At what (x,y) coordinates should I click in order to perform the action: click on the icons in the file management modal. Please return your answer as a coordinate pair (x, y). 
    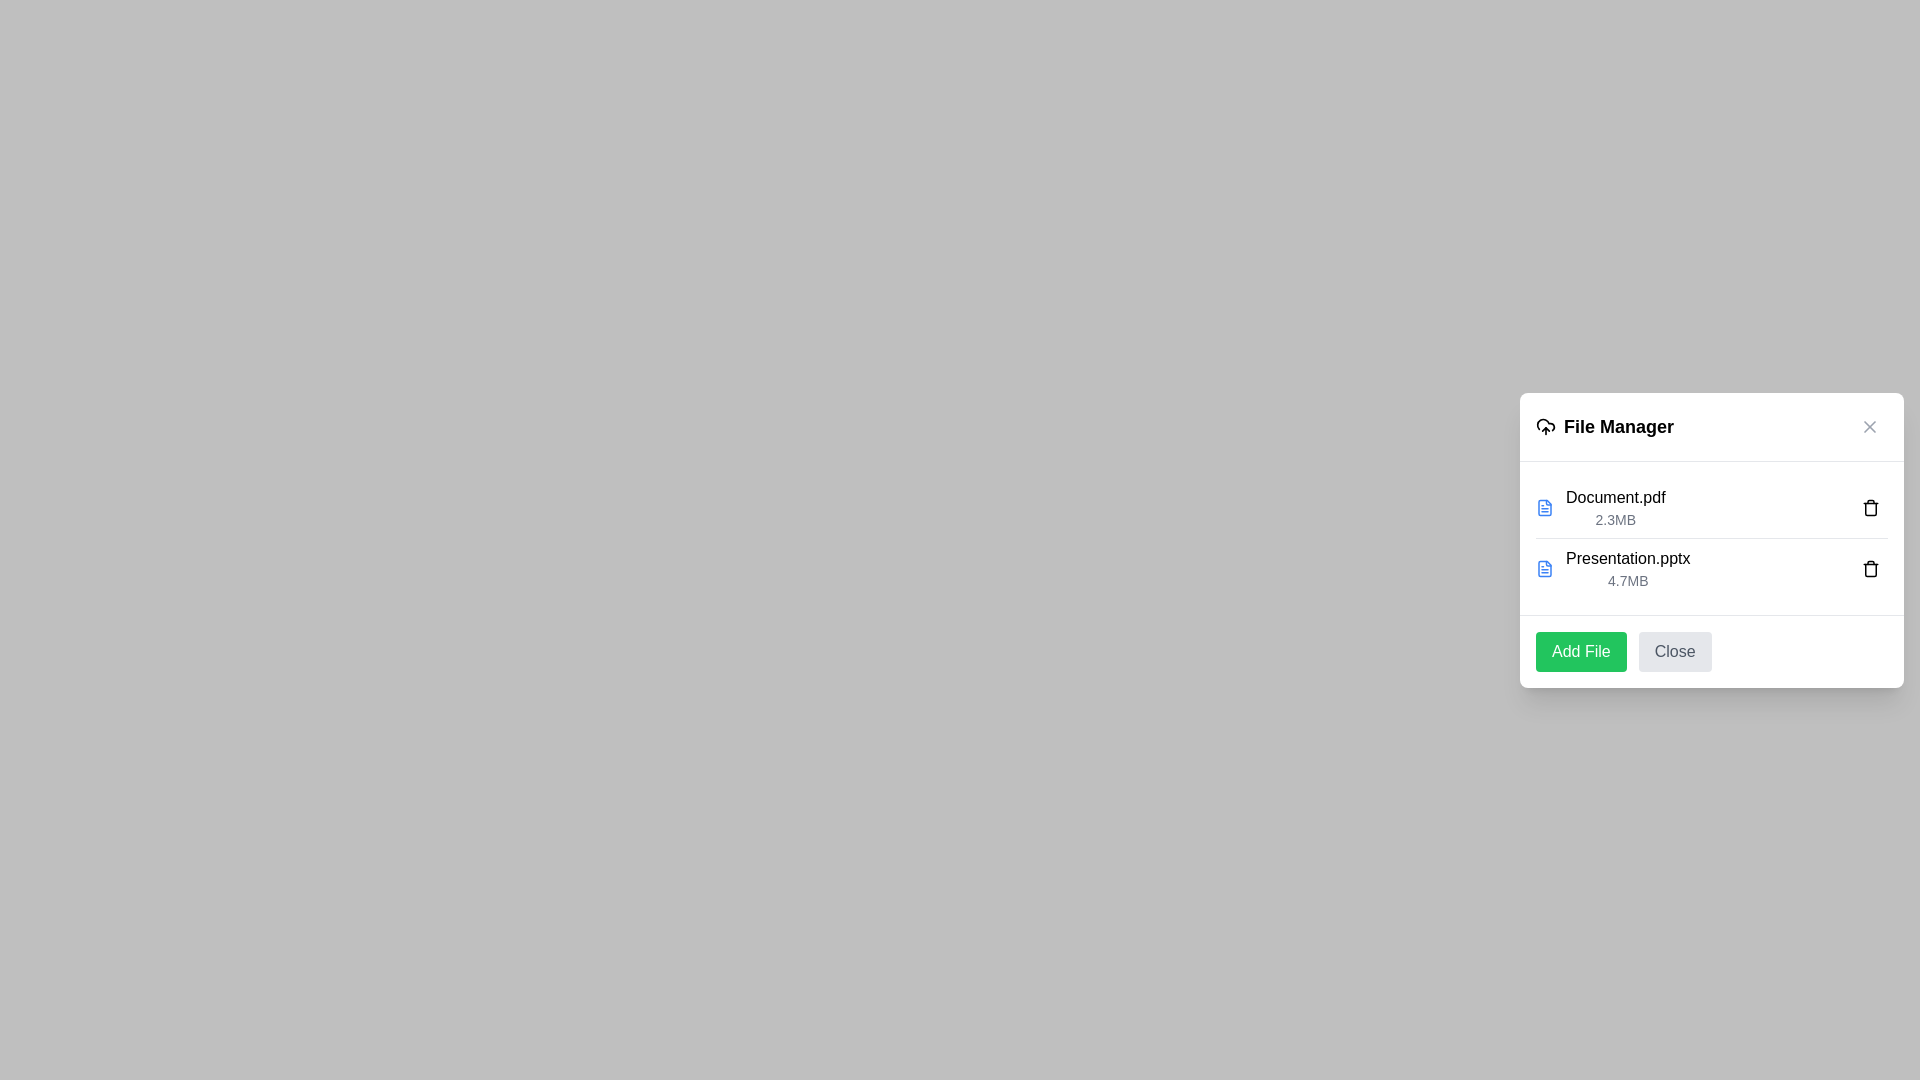
    Looking at the image, I should click on (1711, 540).